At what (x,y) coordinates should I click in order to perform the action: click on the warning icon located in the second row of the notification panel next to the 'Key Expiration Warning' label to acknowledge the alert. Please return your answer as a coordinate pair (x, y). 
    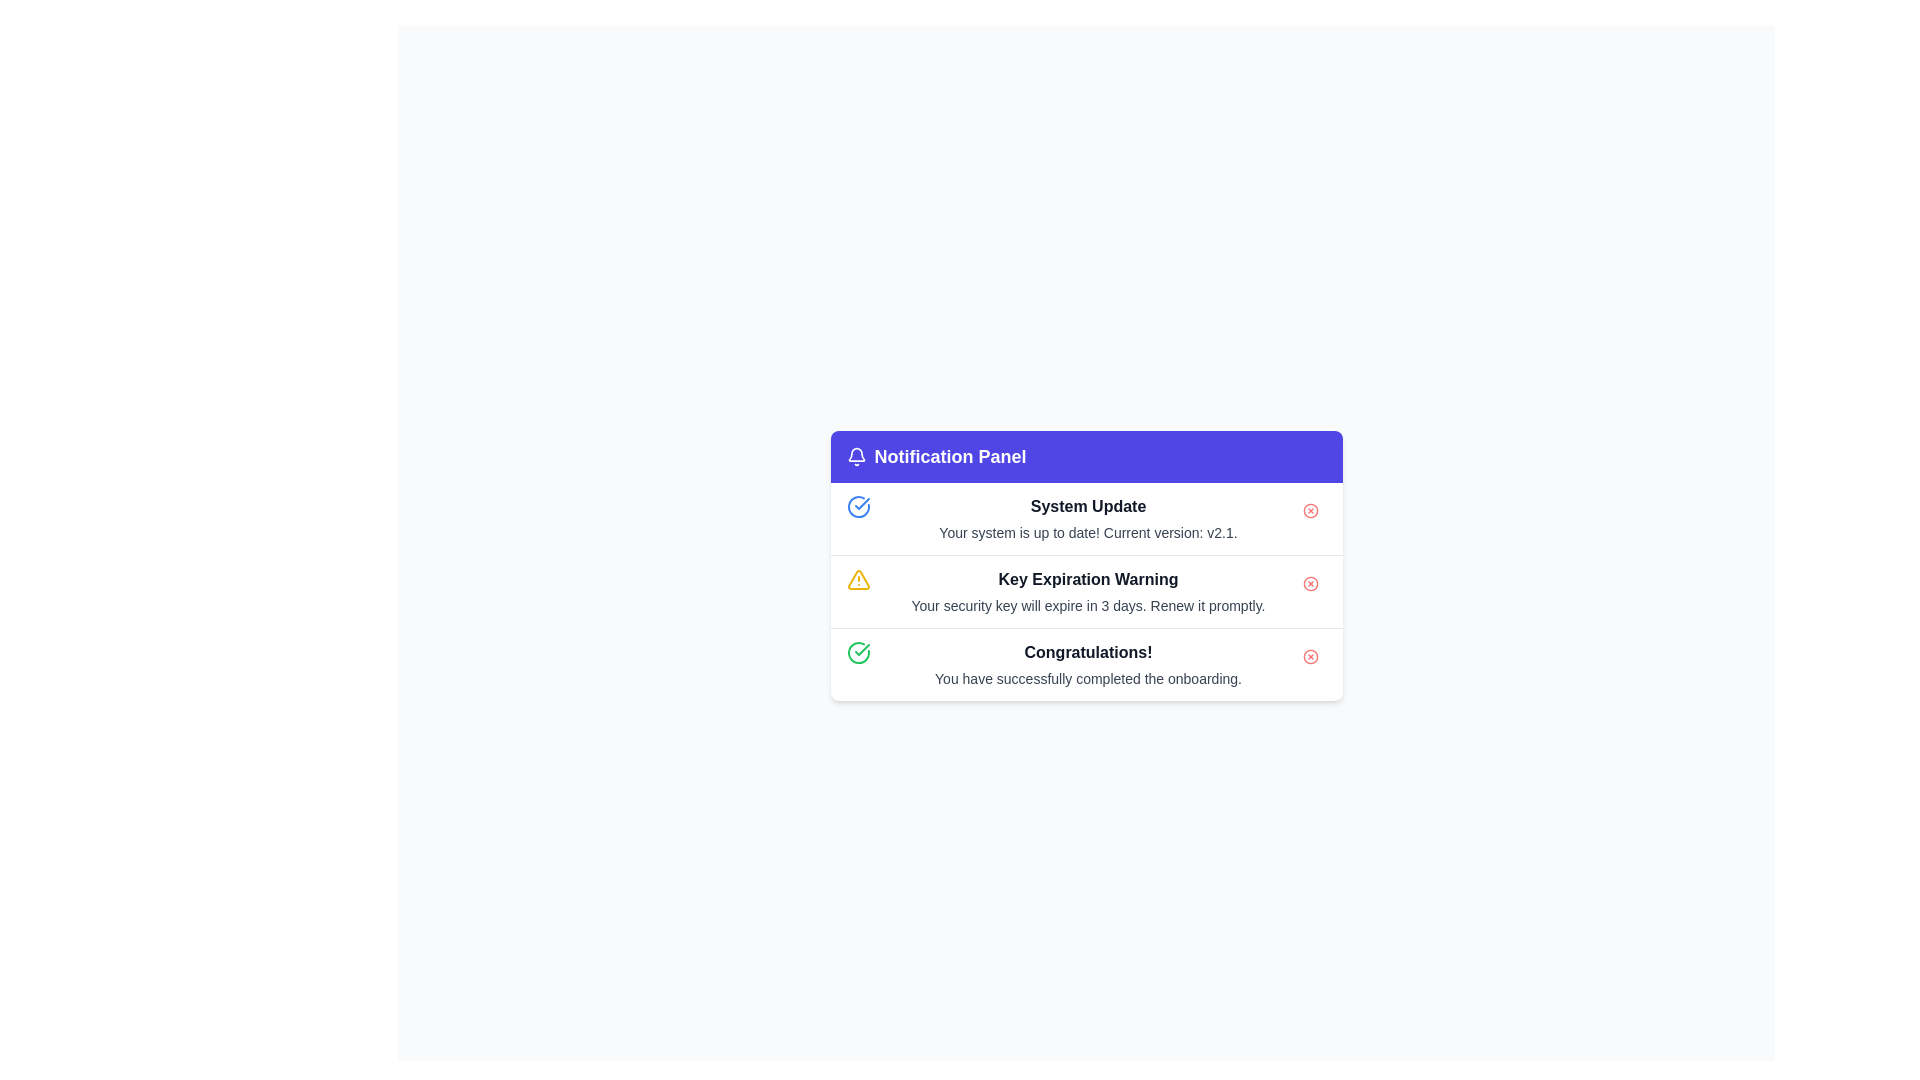
    Looking at the image, I should click on (858, 579).